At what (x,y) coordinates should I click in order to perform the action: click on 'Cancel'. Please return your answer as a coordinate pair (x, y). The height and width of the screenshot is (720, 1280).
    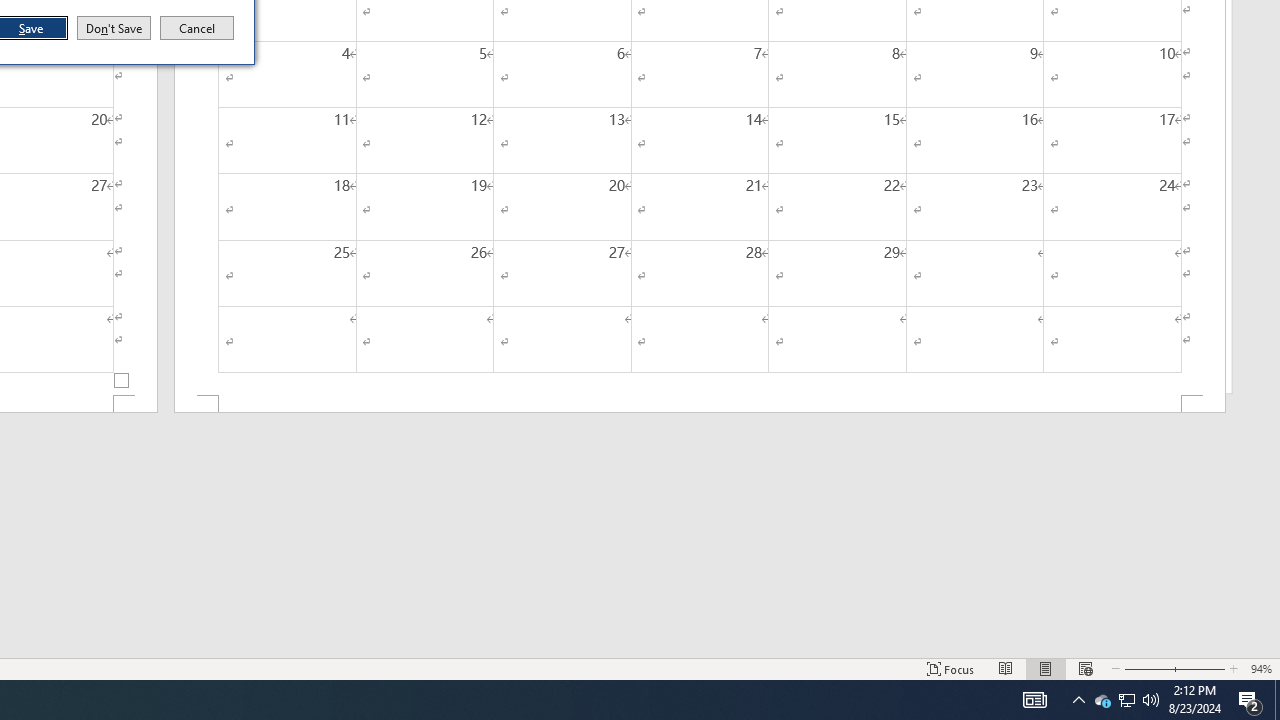
    Looking at the image, I should click on (197, 28).